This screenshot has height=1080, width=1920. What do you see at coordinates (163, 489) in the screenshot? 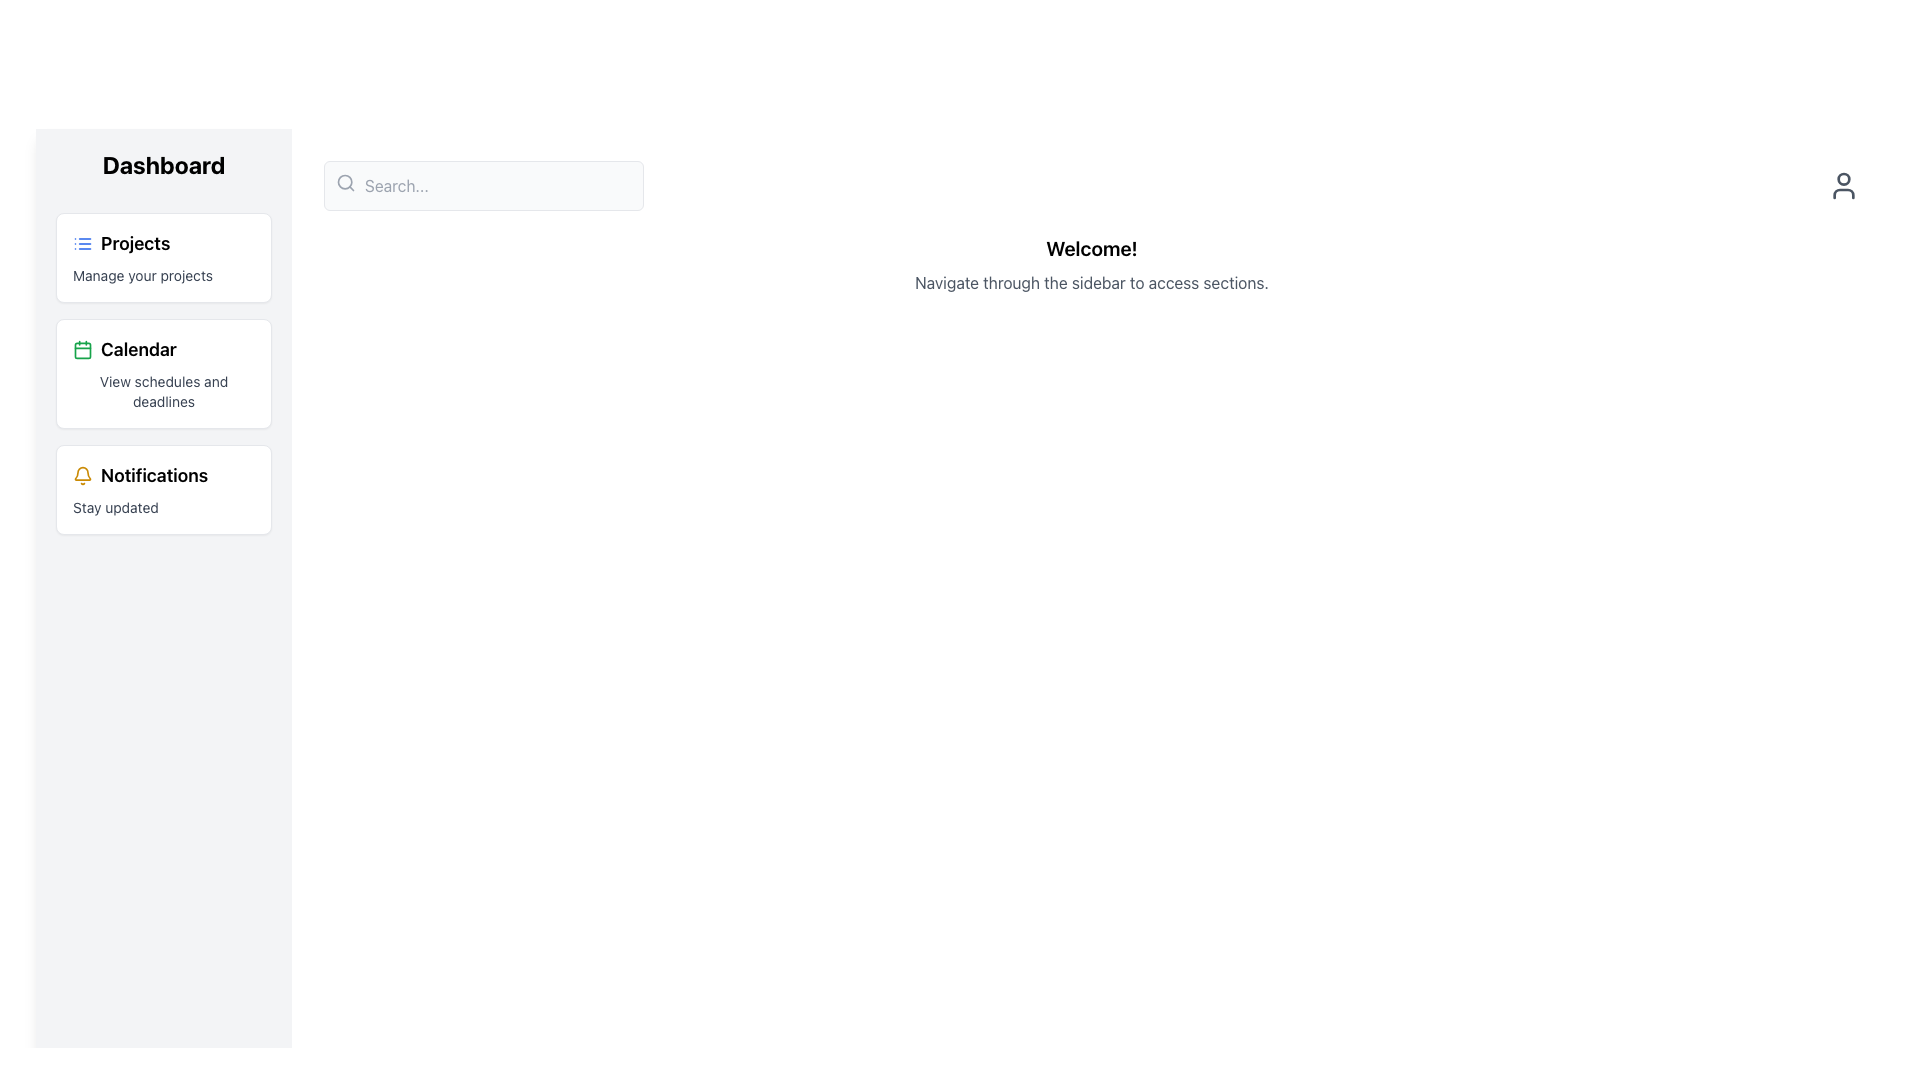
I see `the Notifications card in the sidebar` at bounding box center [163, 489].